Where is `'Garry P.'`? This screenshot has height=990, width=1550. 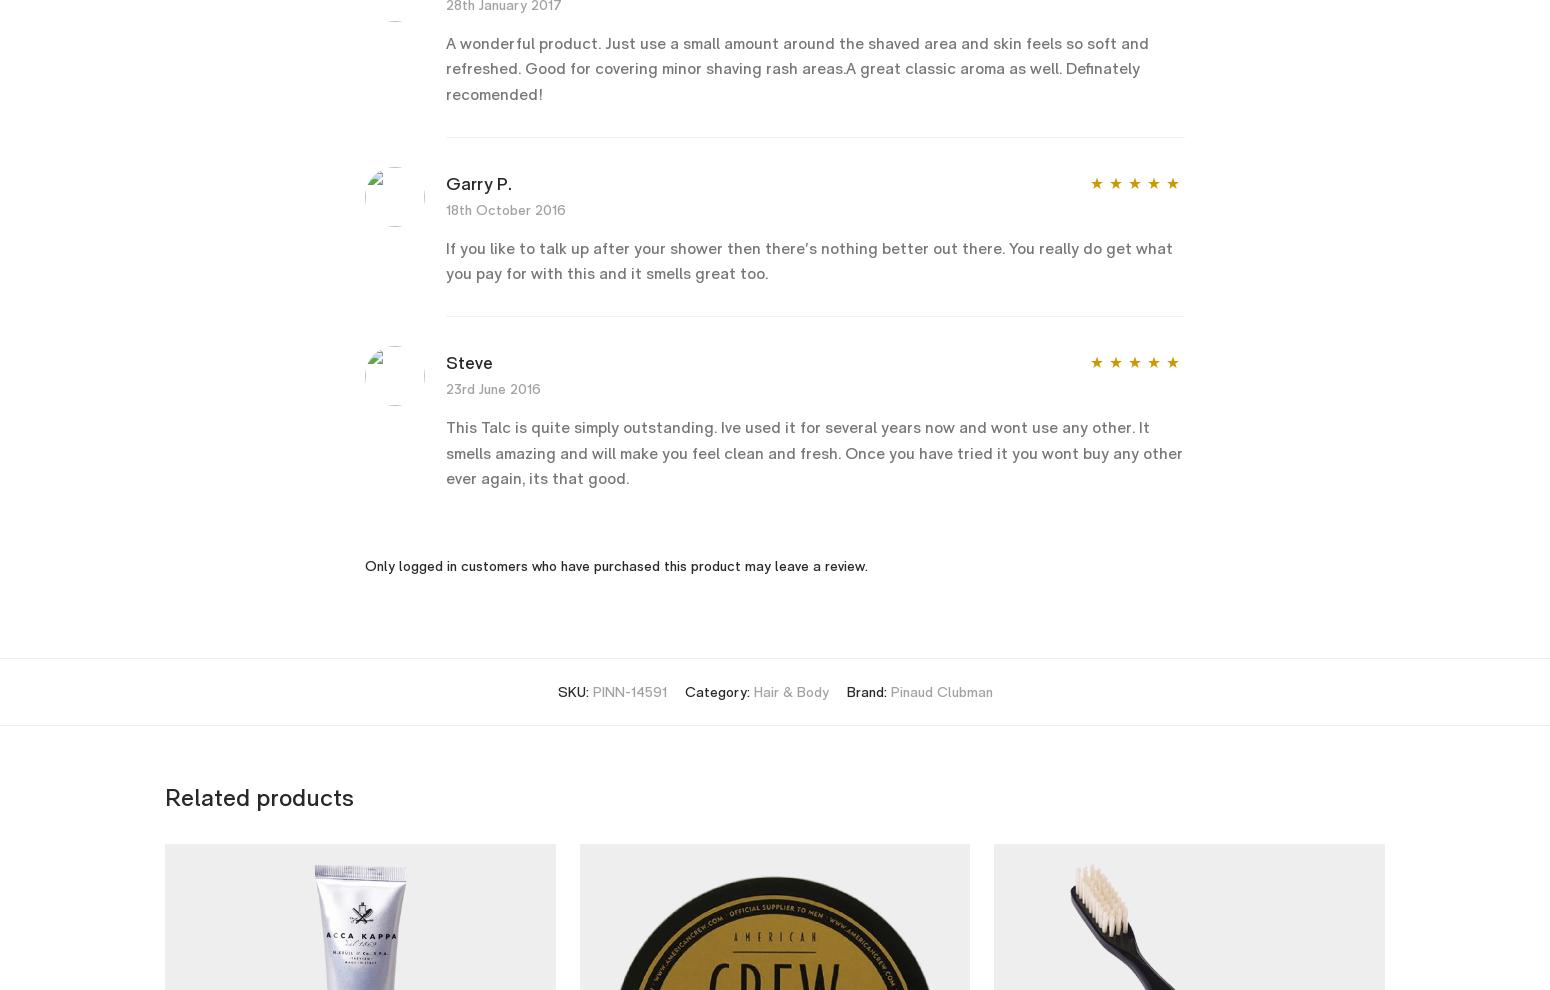
'Garry P.' is located at coordinates (477, 183).